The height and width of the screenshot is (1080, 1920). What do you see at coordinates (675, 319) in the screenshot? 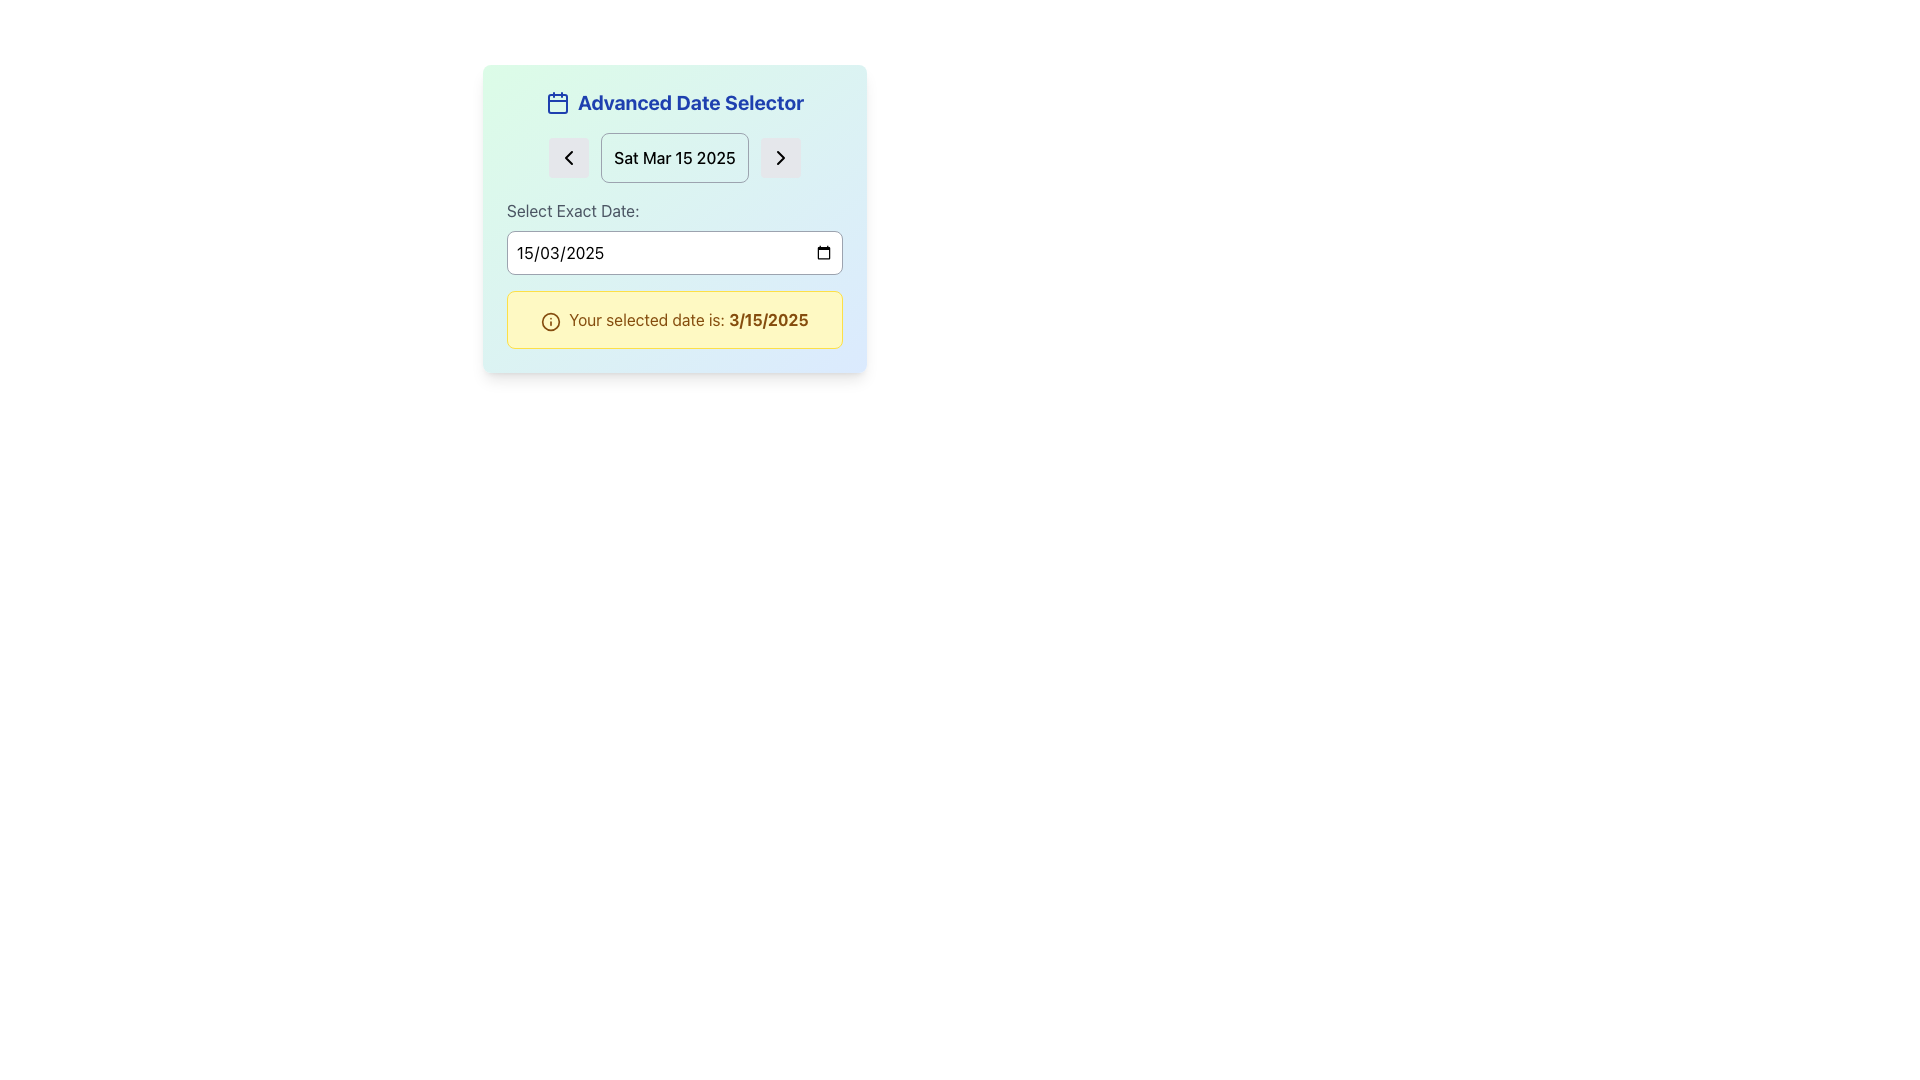
I see `text from the yellow box with rounded corners that contains the message 'Your selected date is: 3/15/2025' in bold brown text, located in the date selector interface under 'Select Exact Date'` at bounding box center [675, 319].